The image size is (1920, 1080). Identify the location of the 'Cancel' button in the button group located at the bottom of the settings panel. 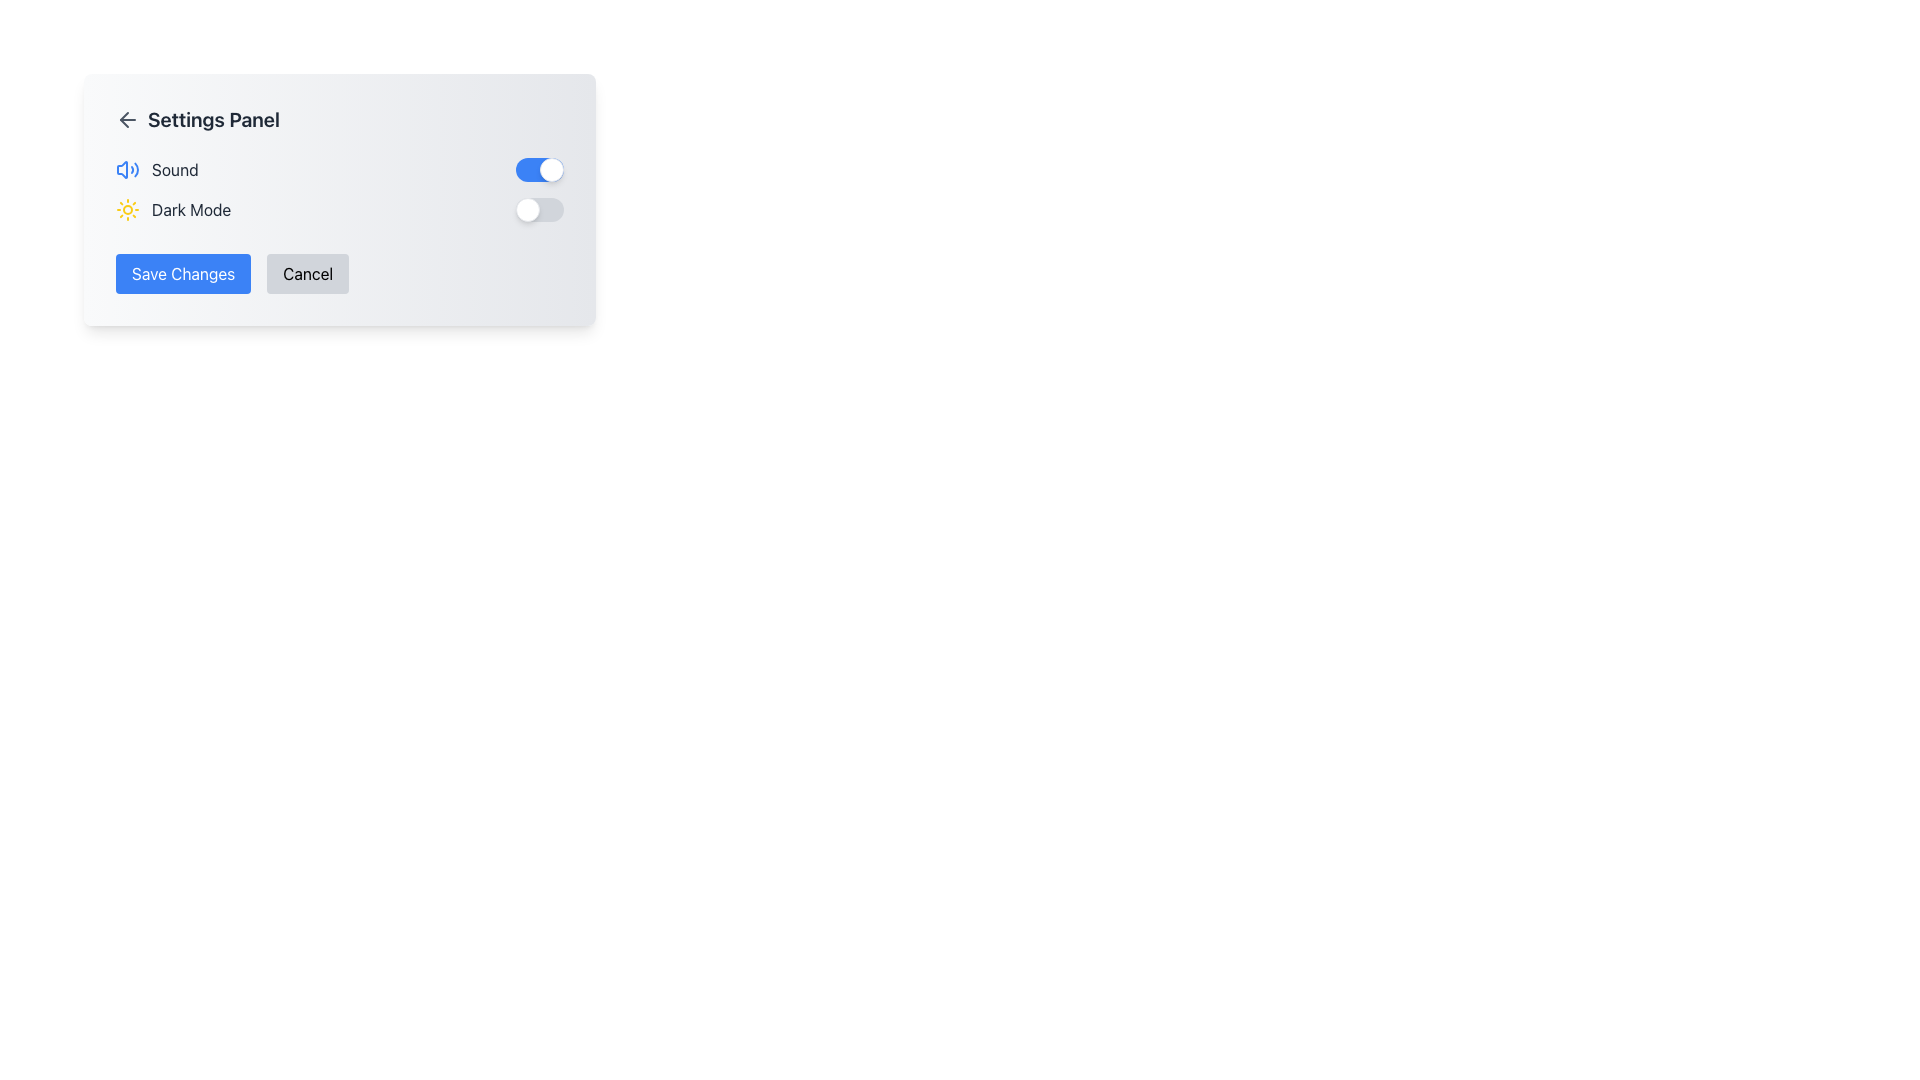
(340, 273).